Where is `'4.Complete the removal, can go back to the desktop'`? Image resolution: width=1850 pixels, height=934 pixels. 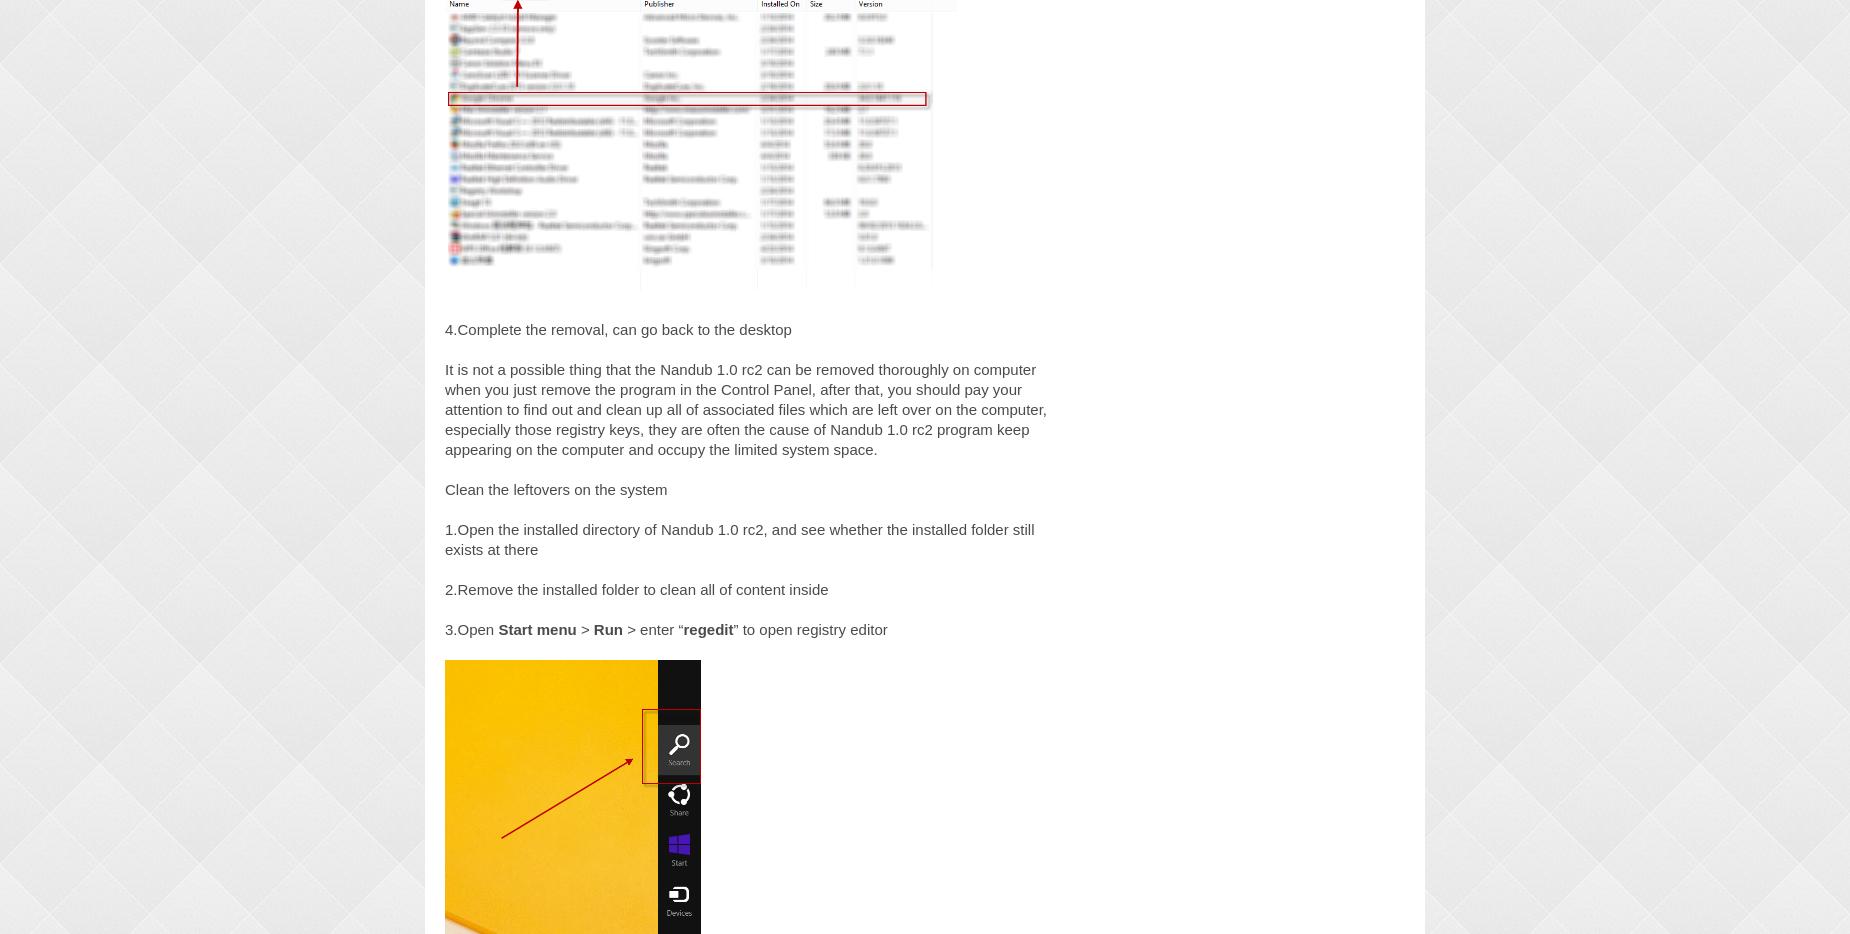
'4.Complete the removal, can go back to the desktop' is located at coordinates (618, 328).